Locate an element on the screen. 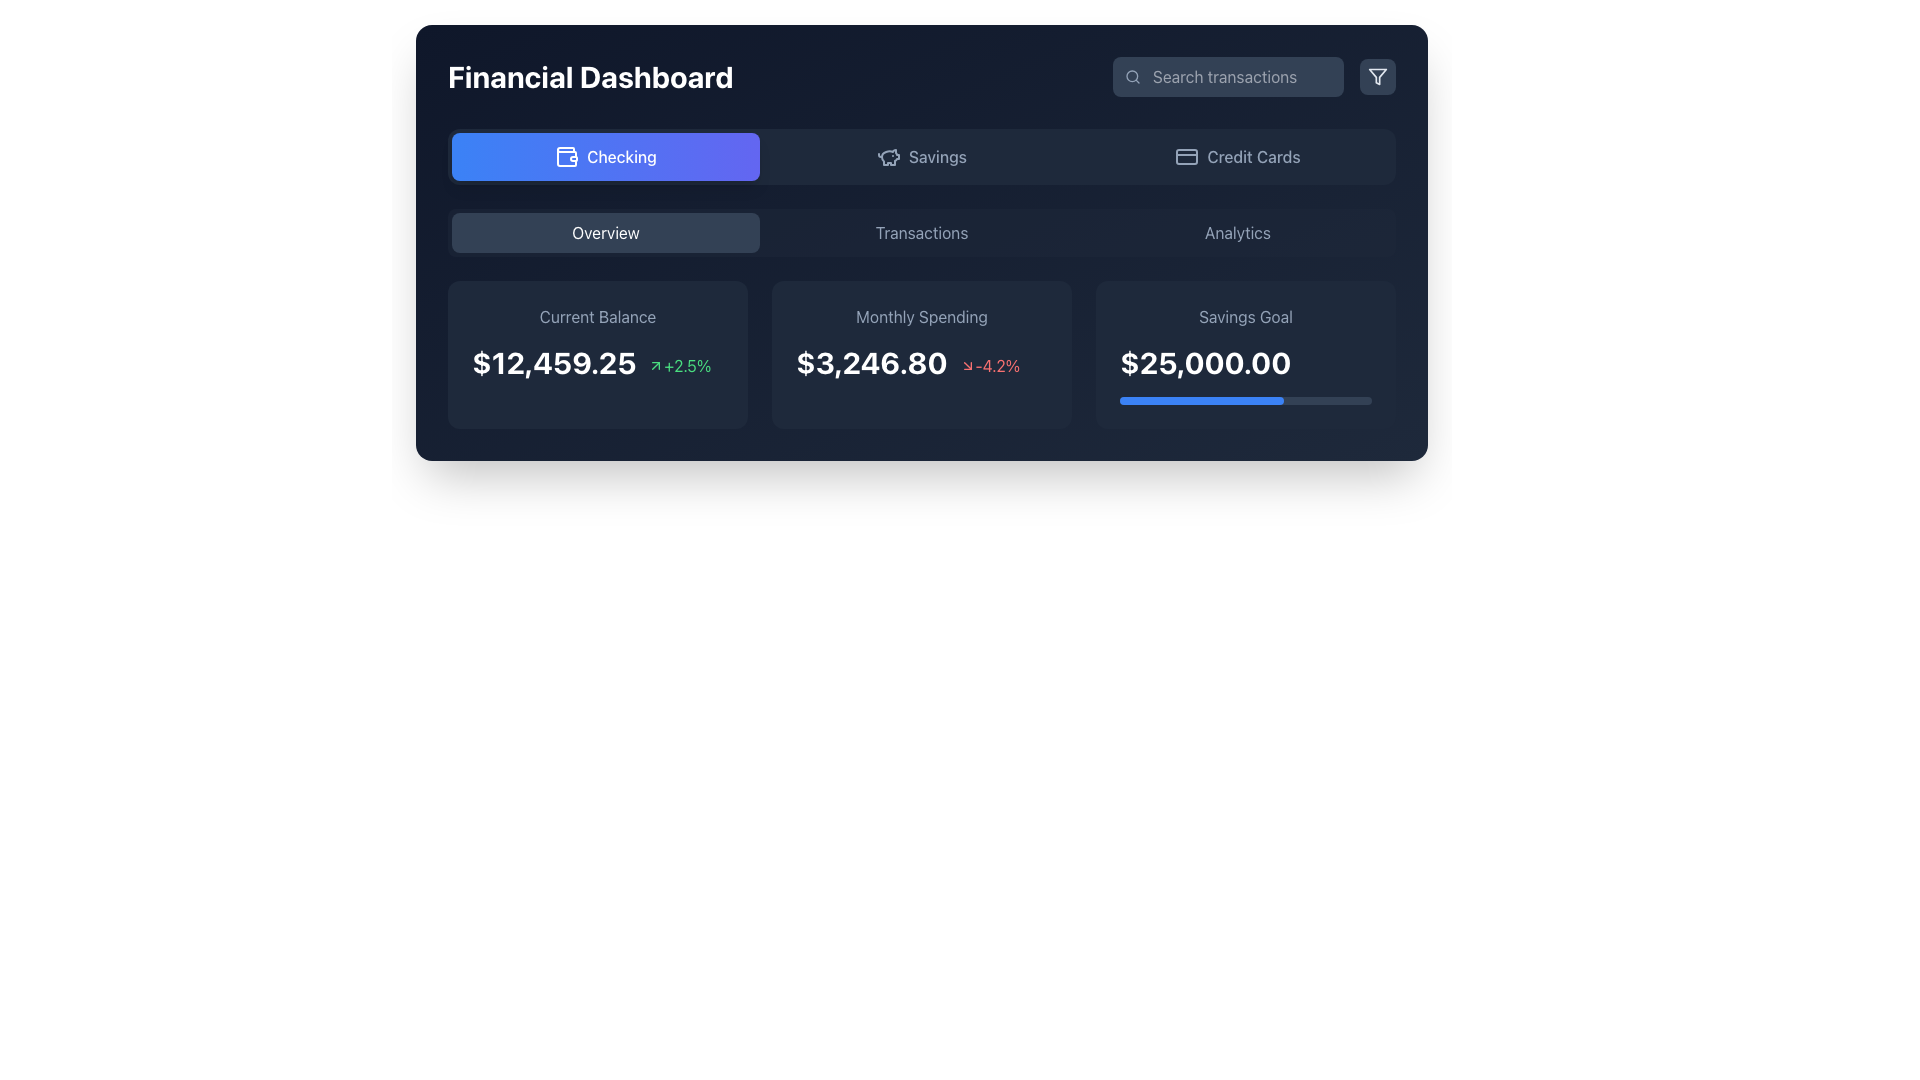 This screenshot has width=1920, height=1080. the 'Analytics' text link in the horizontal navigation menu is located at coordinates (1237, 231).